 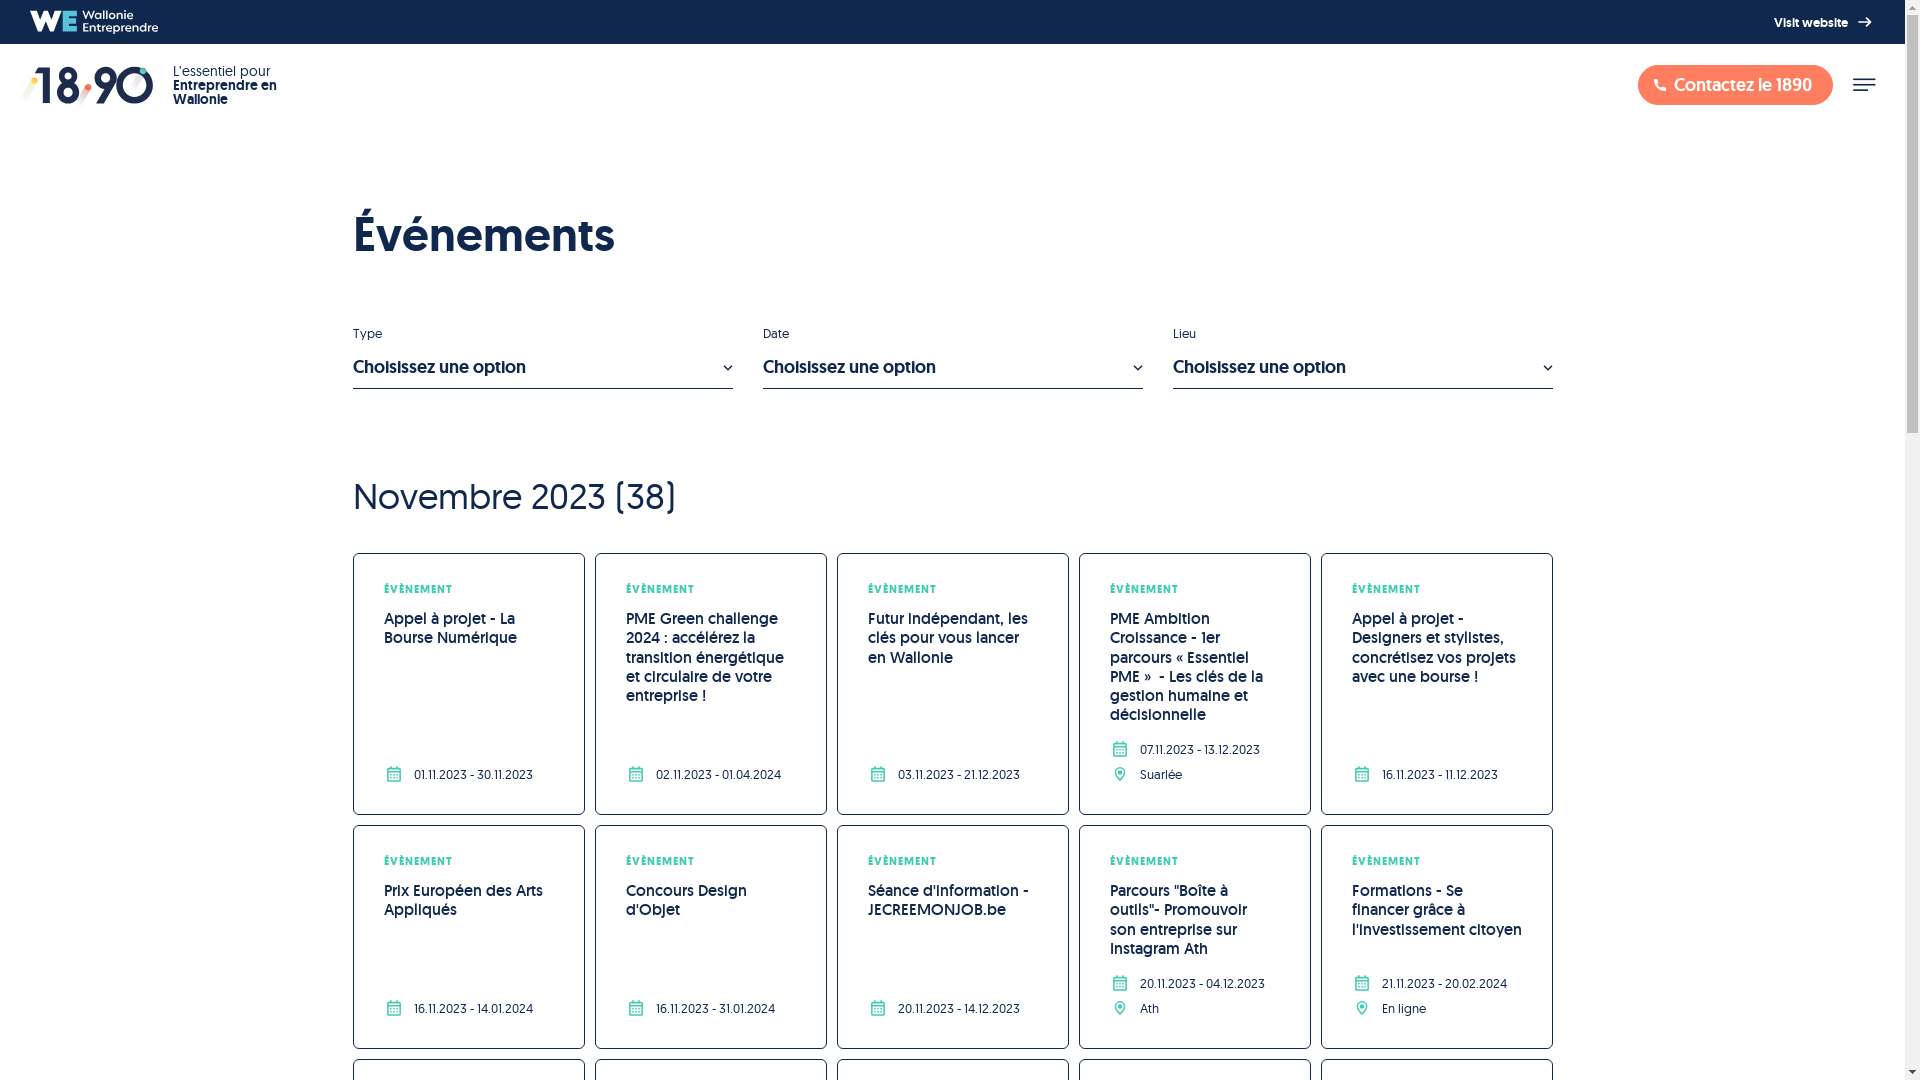 What do you see at coordinates (1774, 22) in the screenshot?
I see `'Visit website'` at bounding box center [1774, 22].